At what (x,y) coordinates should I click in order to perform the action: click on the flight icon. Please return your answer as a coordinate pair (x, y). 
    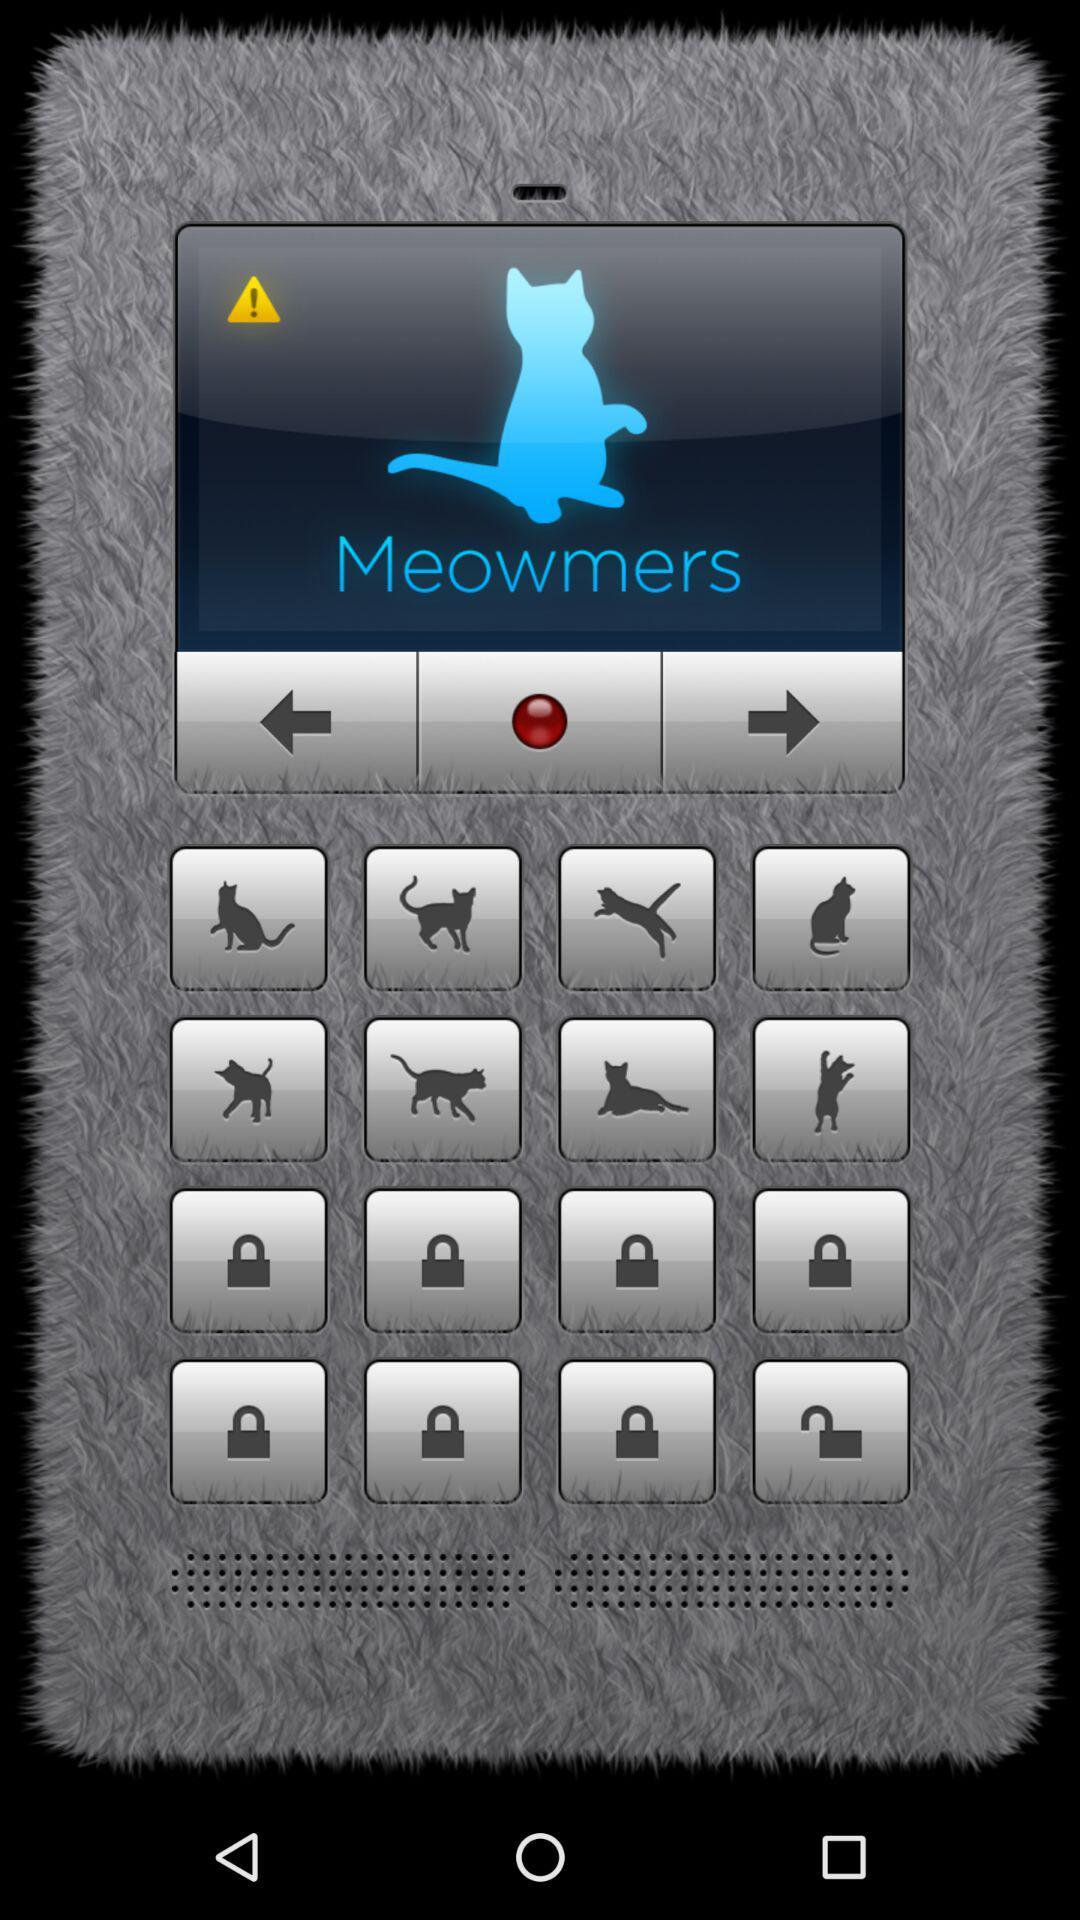
    Looking at the image, I should click on (637, 994).